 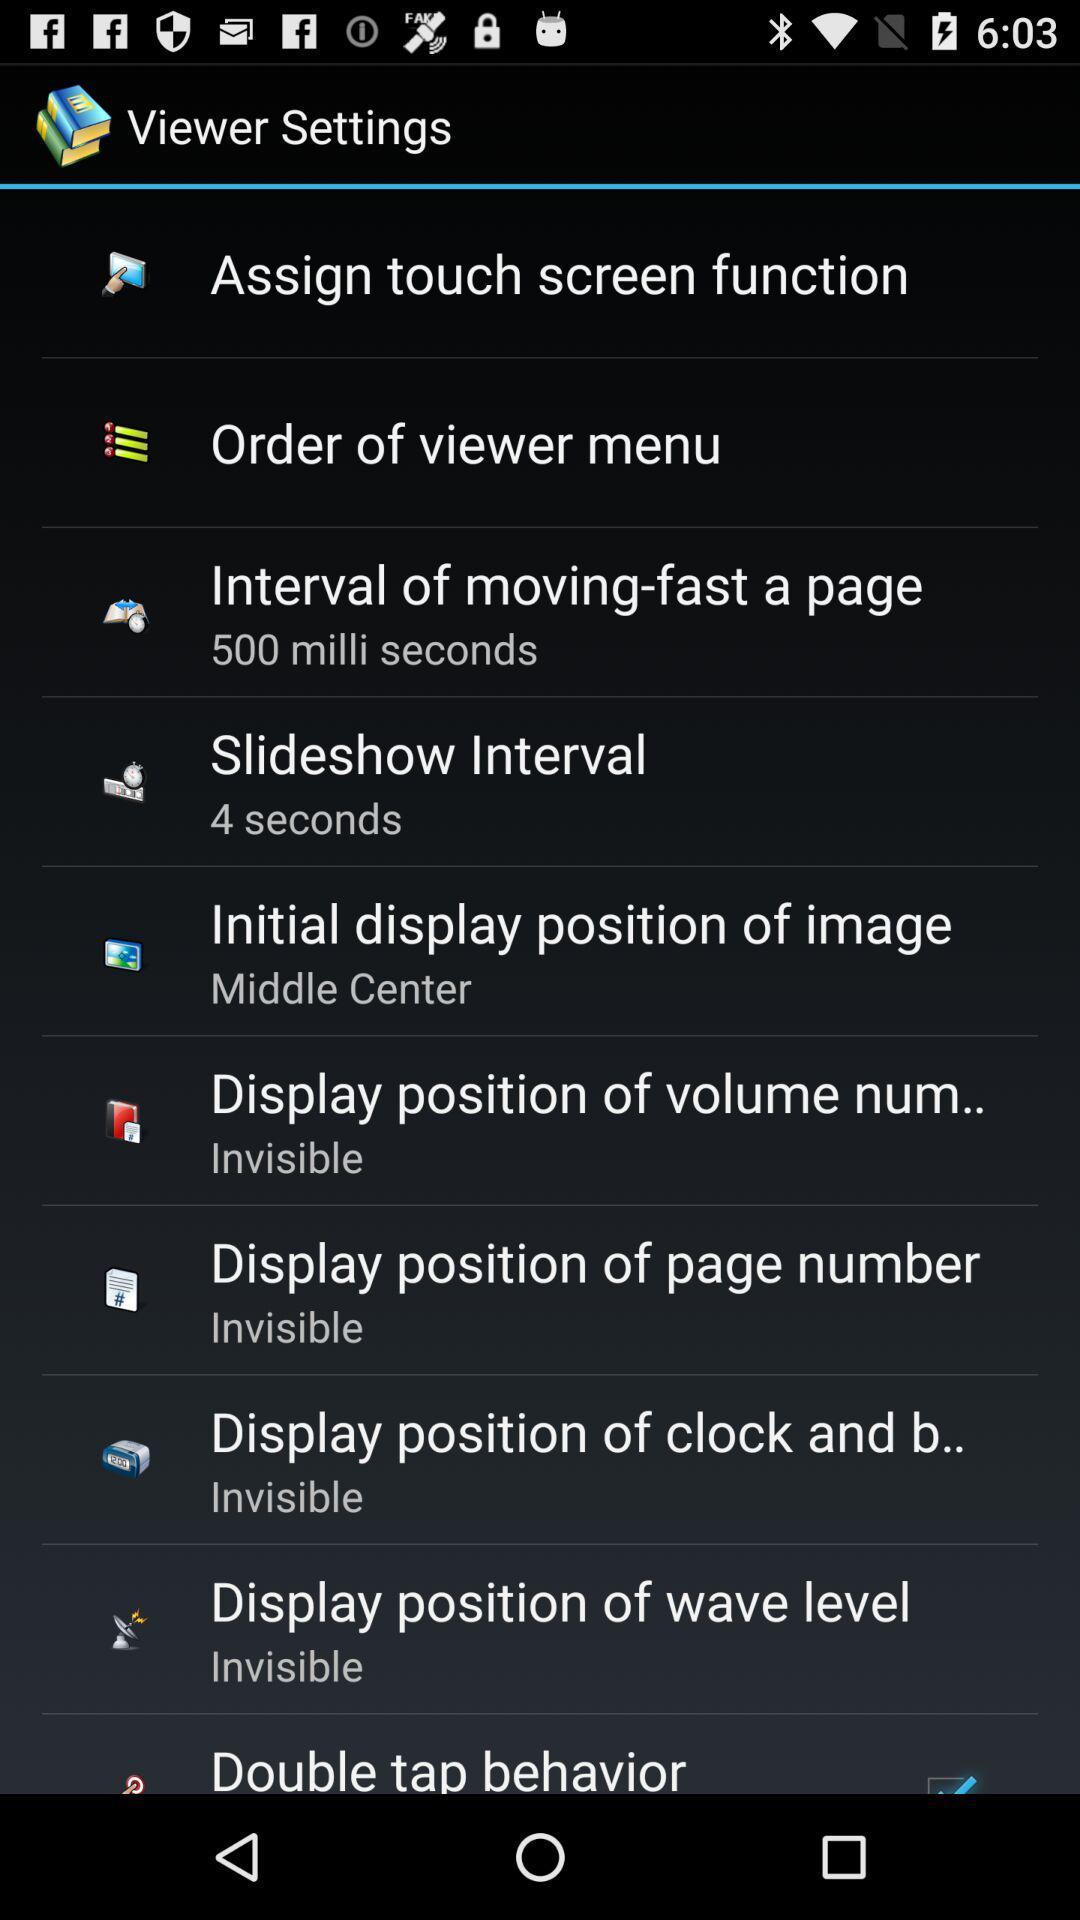 I want to click on the checkbox at the bottom right corner, so click(x=947, y=1775).